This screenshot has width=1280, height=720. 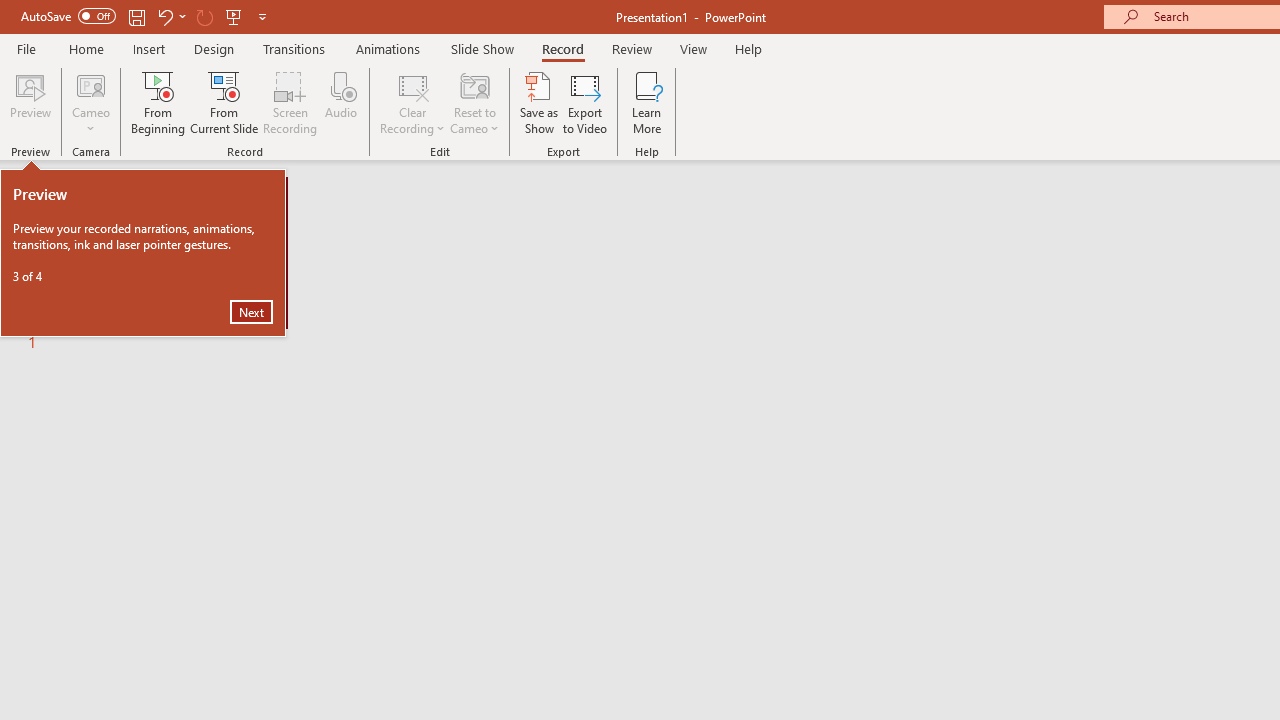 I want to click on 'Screen Recording', so click(x=289, y=103).